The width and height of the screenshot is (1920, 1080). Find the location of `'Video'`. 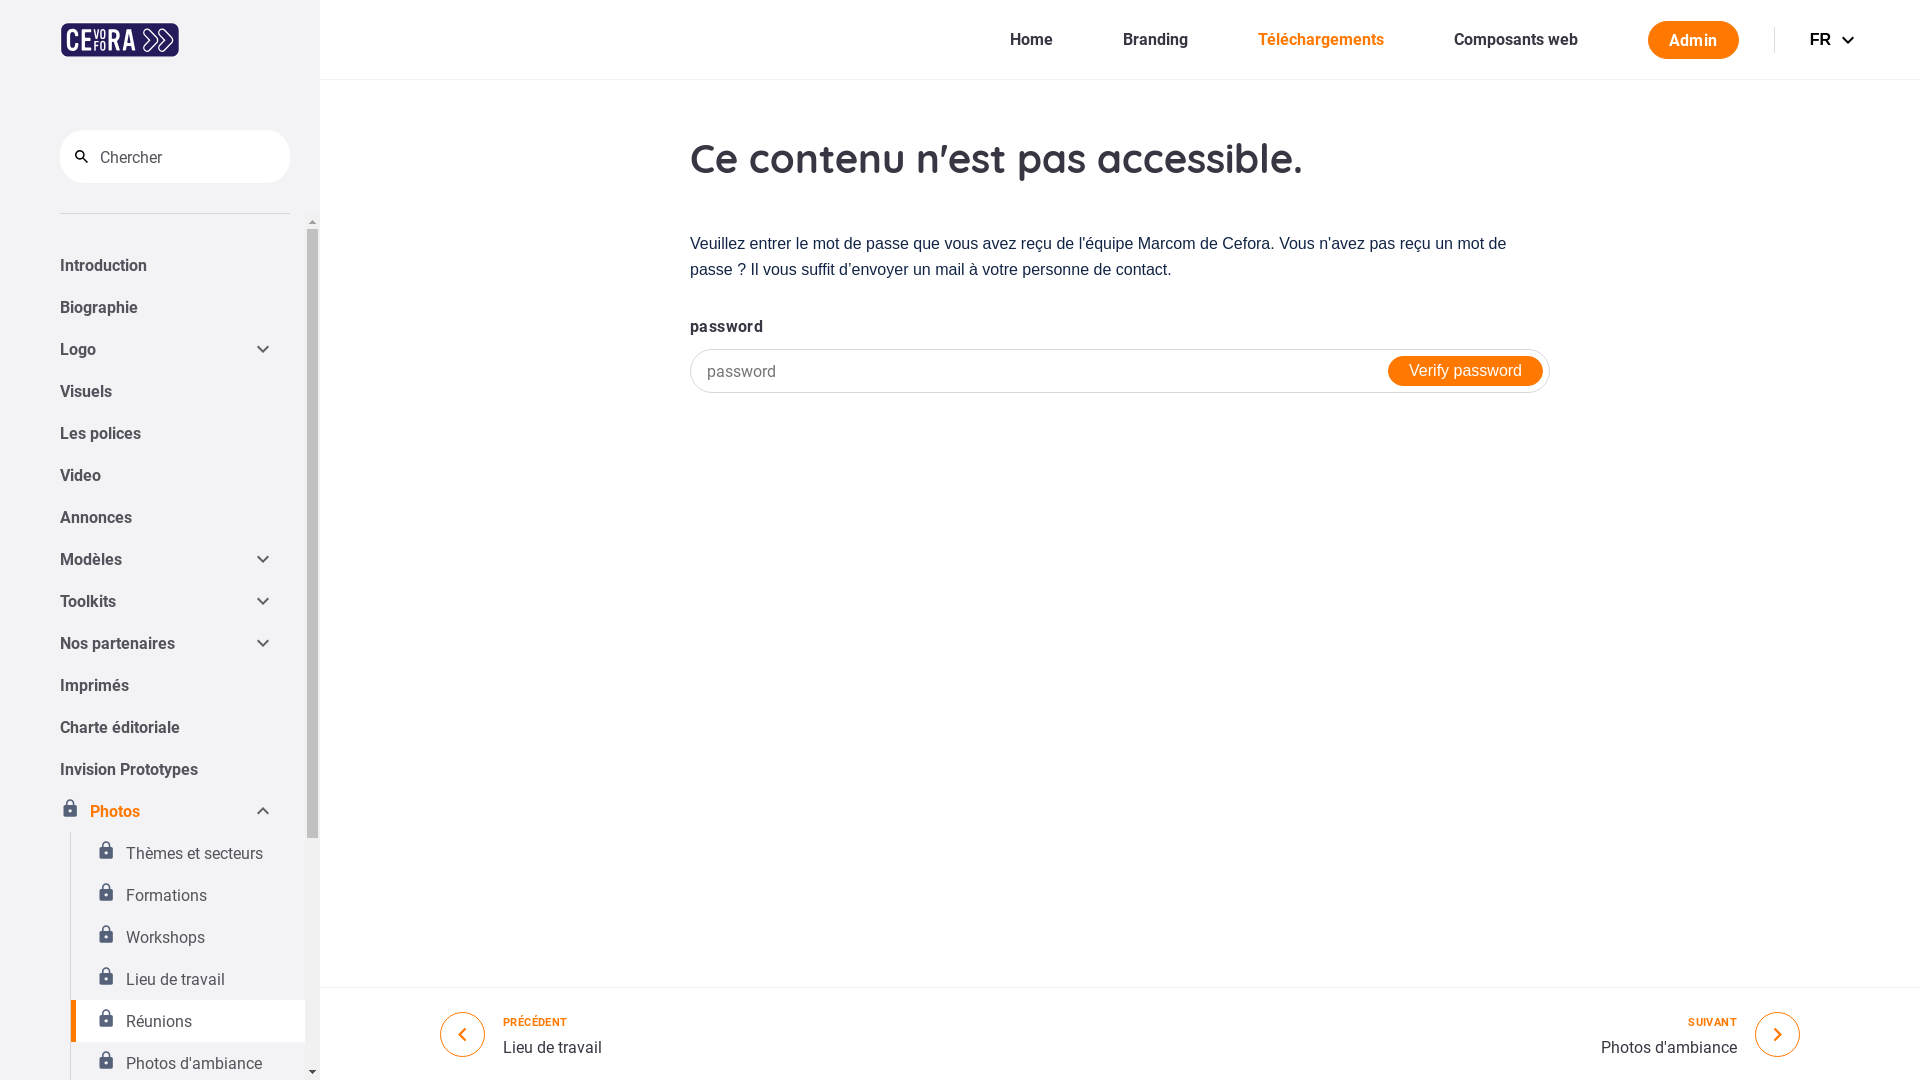

'Video' is located at coordinates (167, 474).